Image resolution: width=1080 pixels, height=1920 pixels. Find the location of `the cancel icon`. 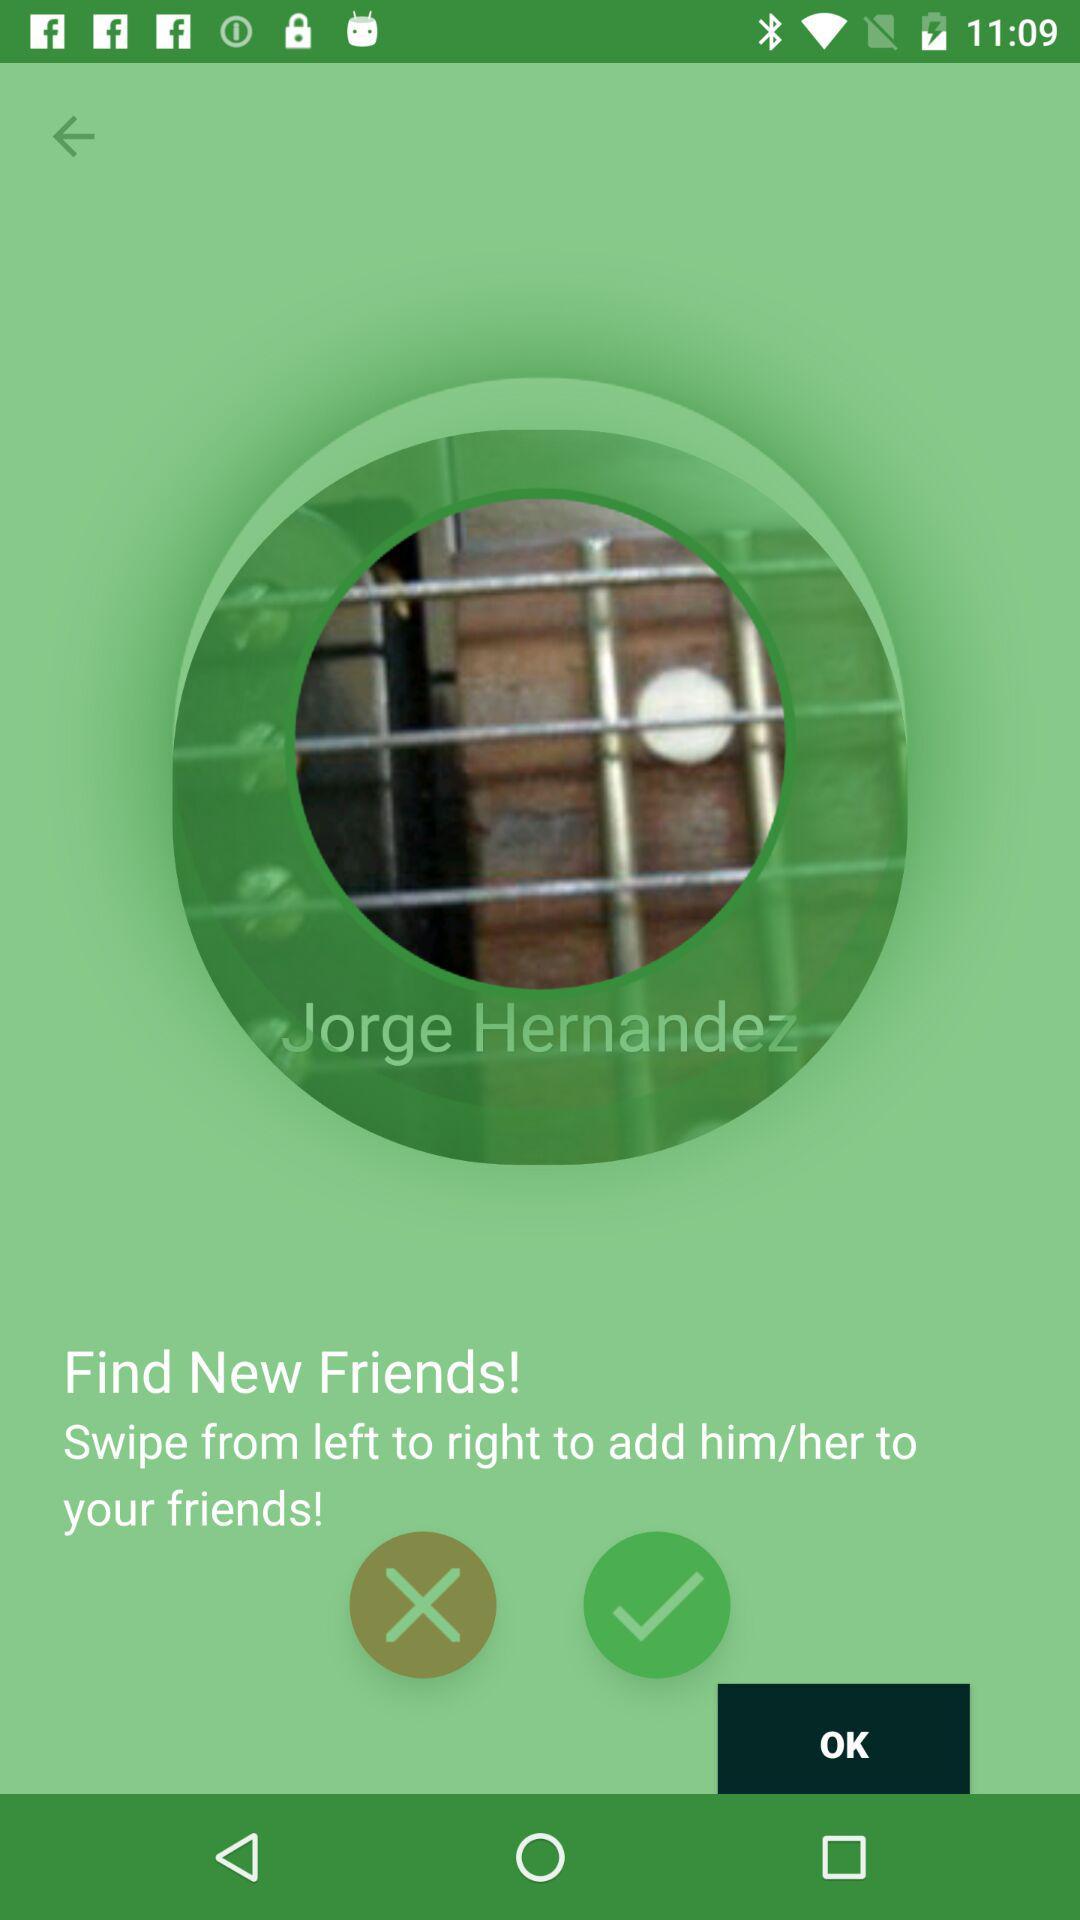

the cancel icon is located at coordinates (422, 1605).